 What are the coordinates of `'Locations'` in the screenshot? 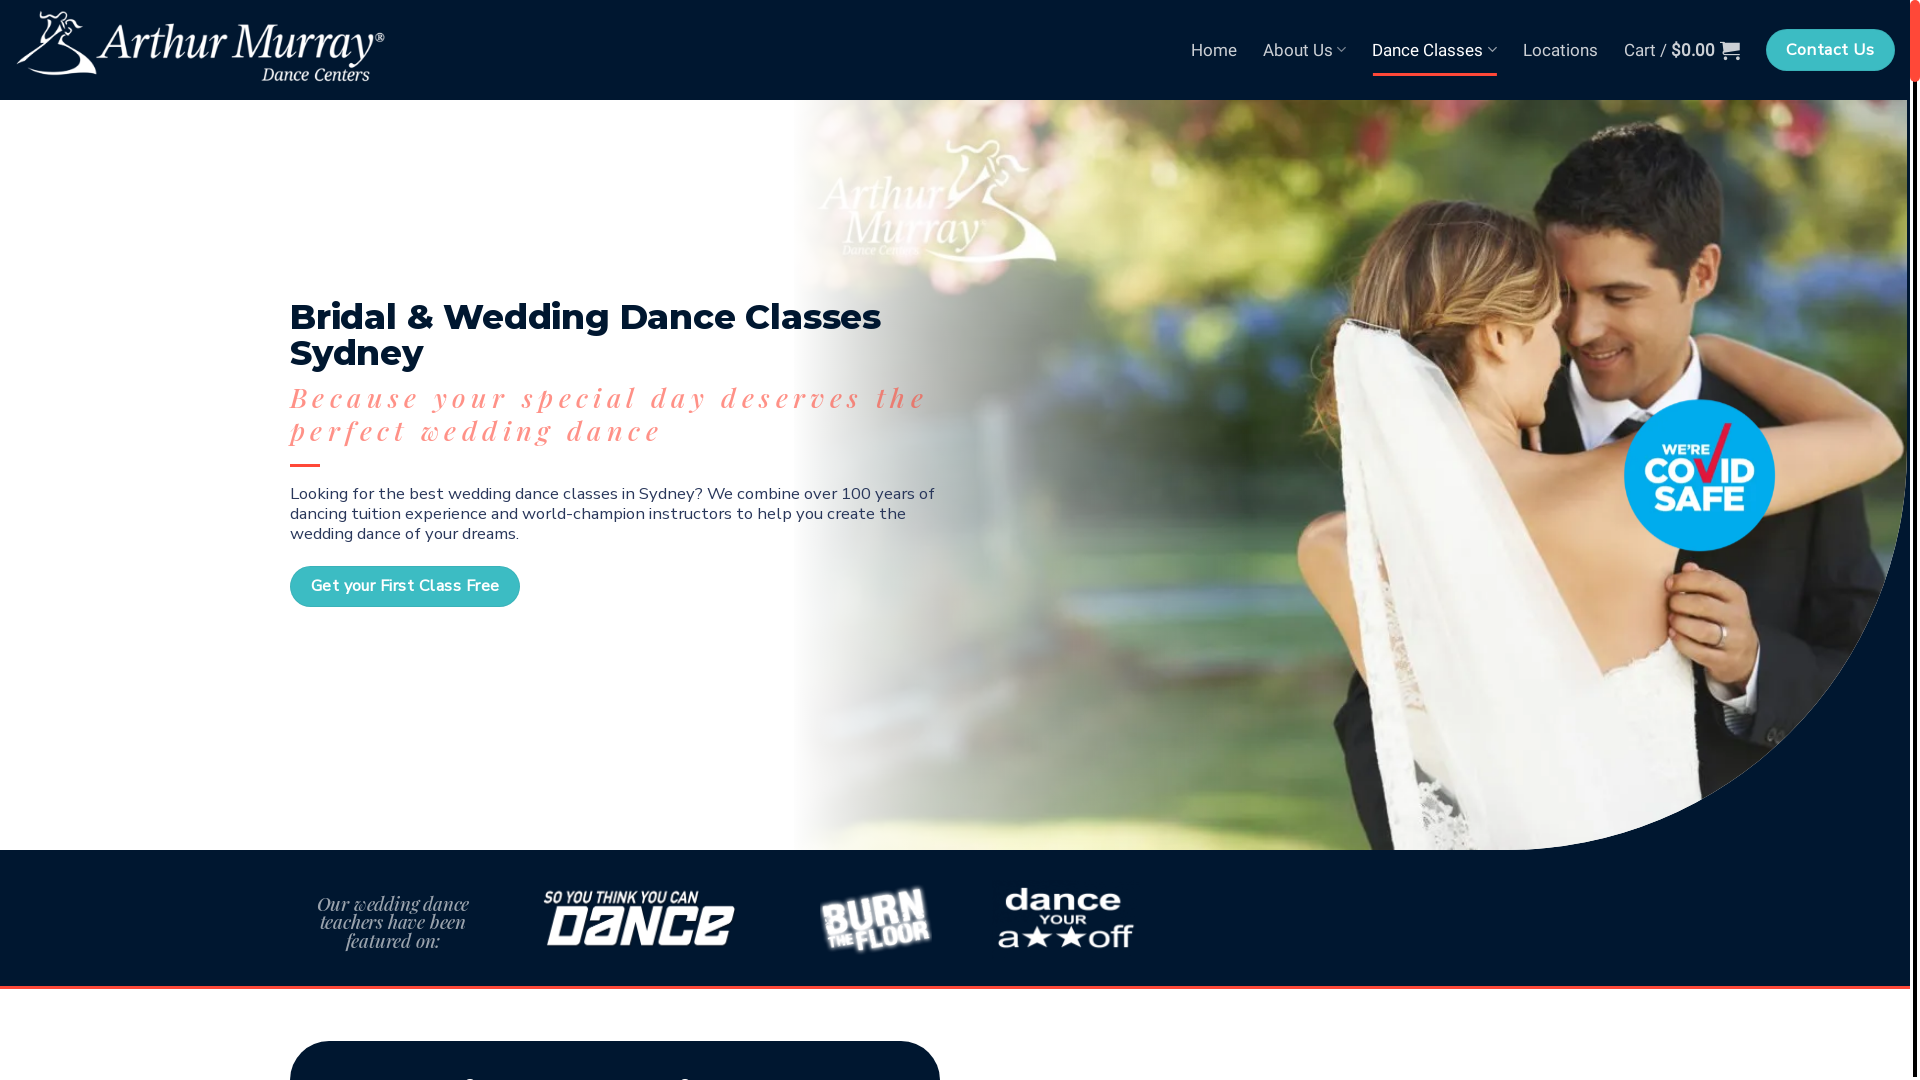 It's located at (1559, 48).